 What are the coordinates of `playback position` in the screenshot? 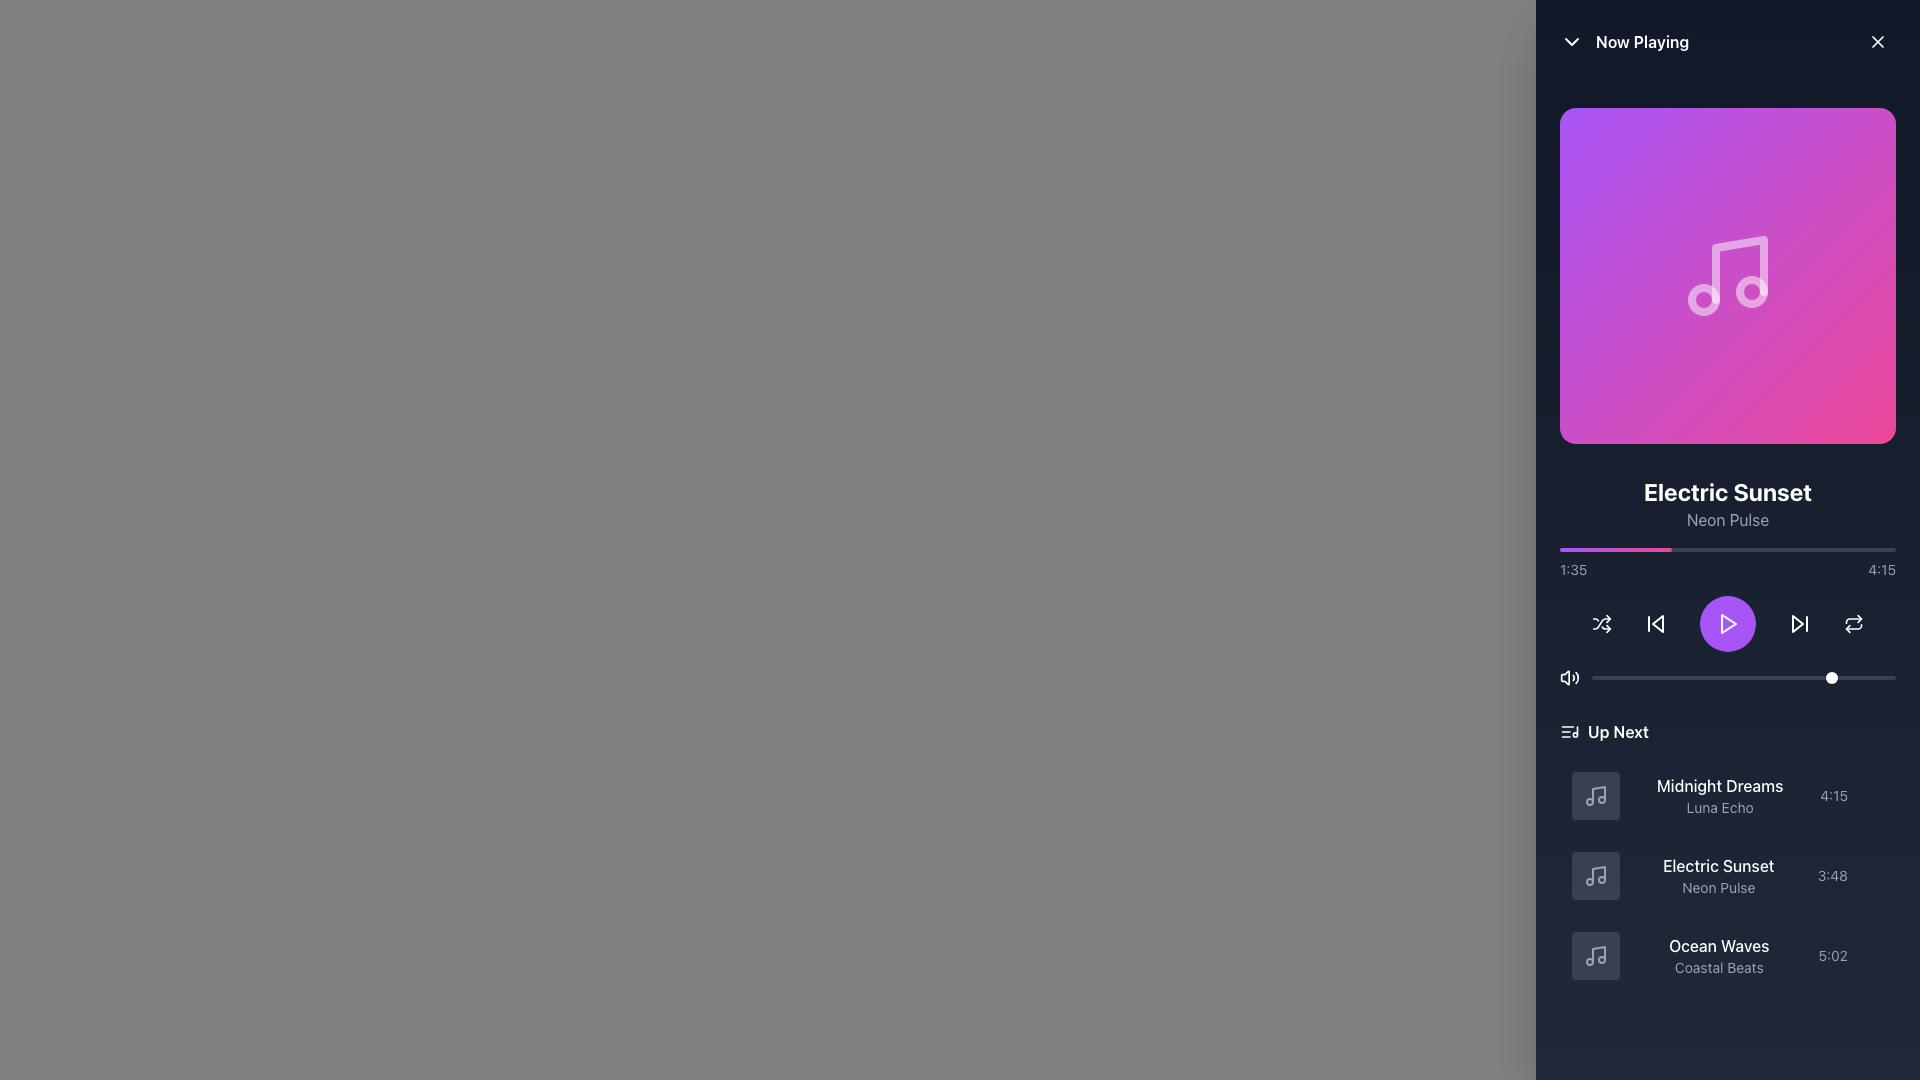 It's located at (1643, 550).